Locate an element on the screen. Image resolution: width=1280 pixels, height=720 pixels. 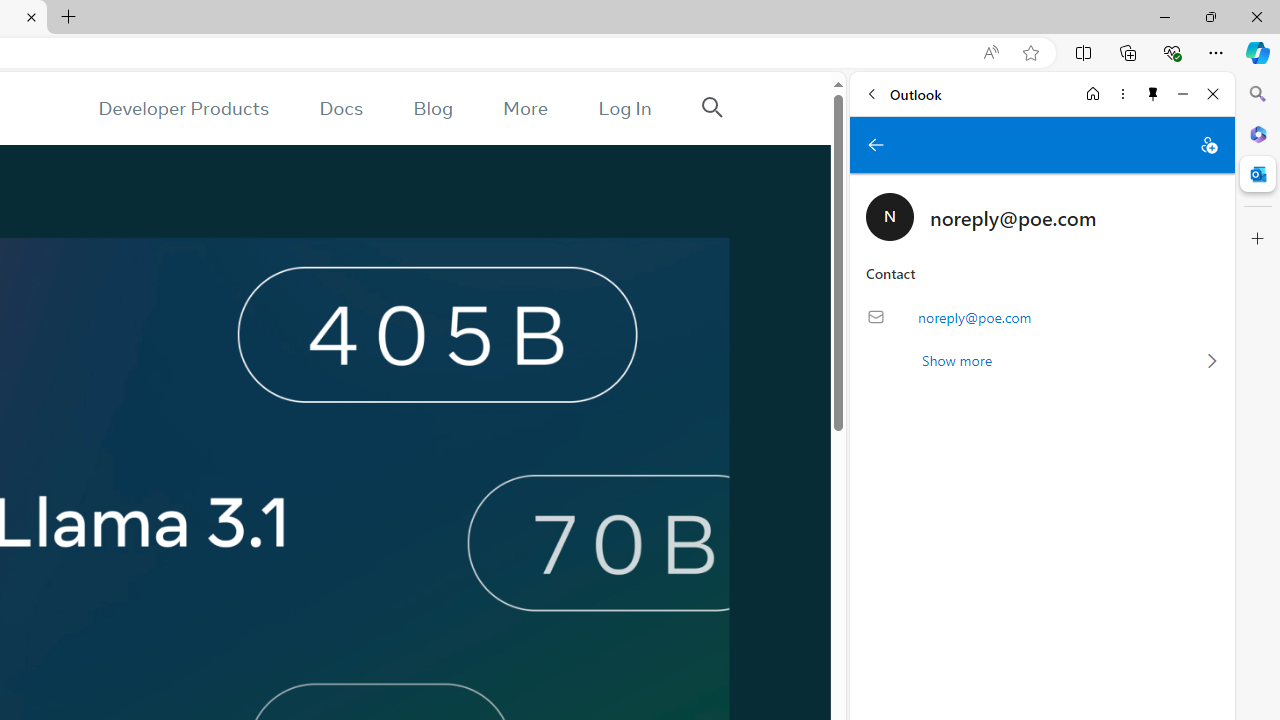
'Unpin side pane' is located at coordinates (1153, 93).